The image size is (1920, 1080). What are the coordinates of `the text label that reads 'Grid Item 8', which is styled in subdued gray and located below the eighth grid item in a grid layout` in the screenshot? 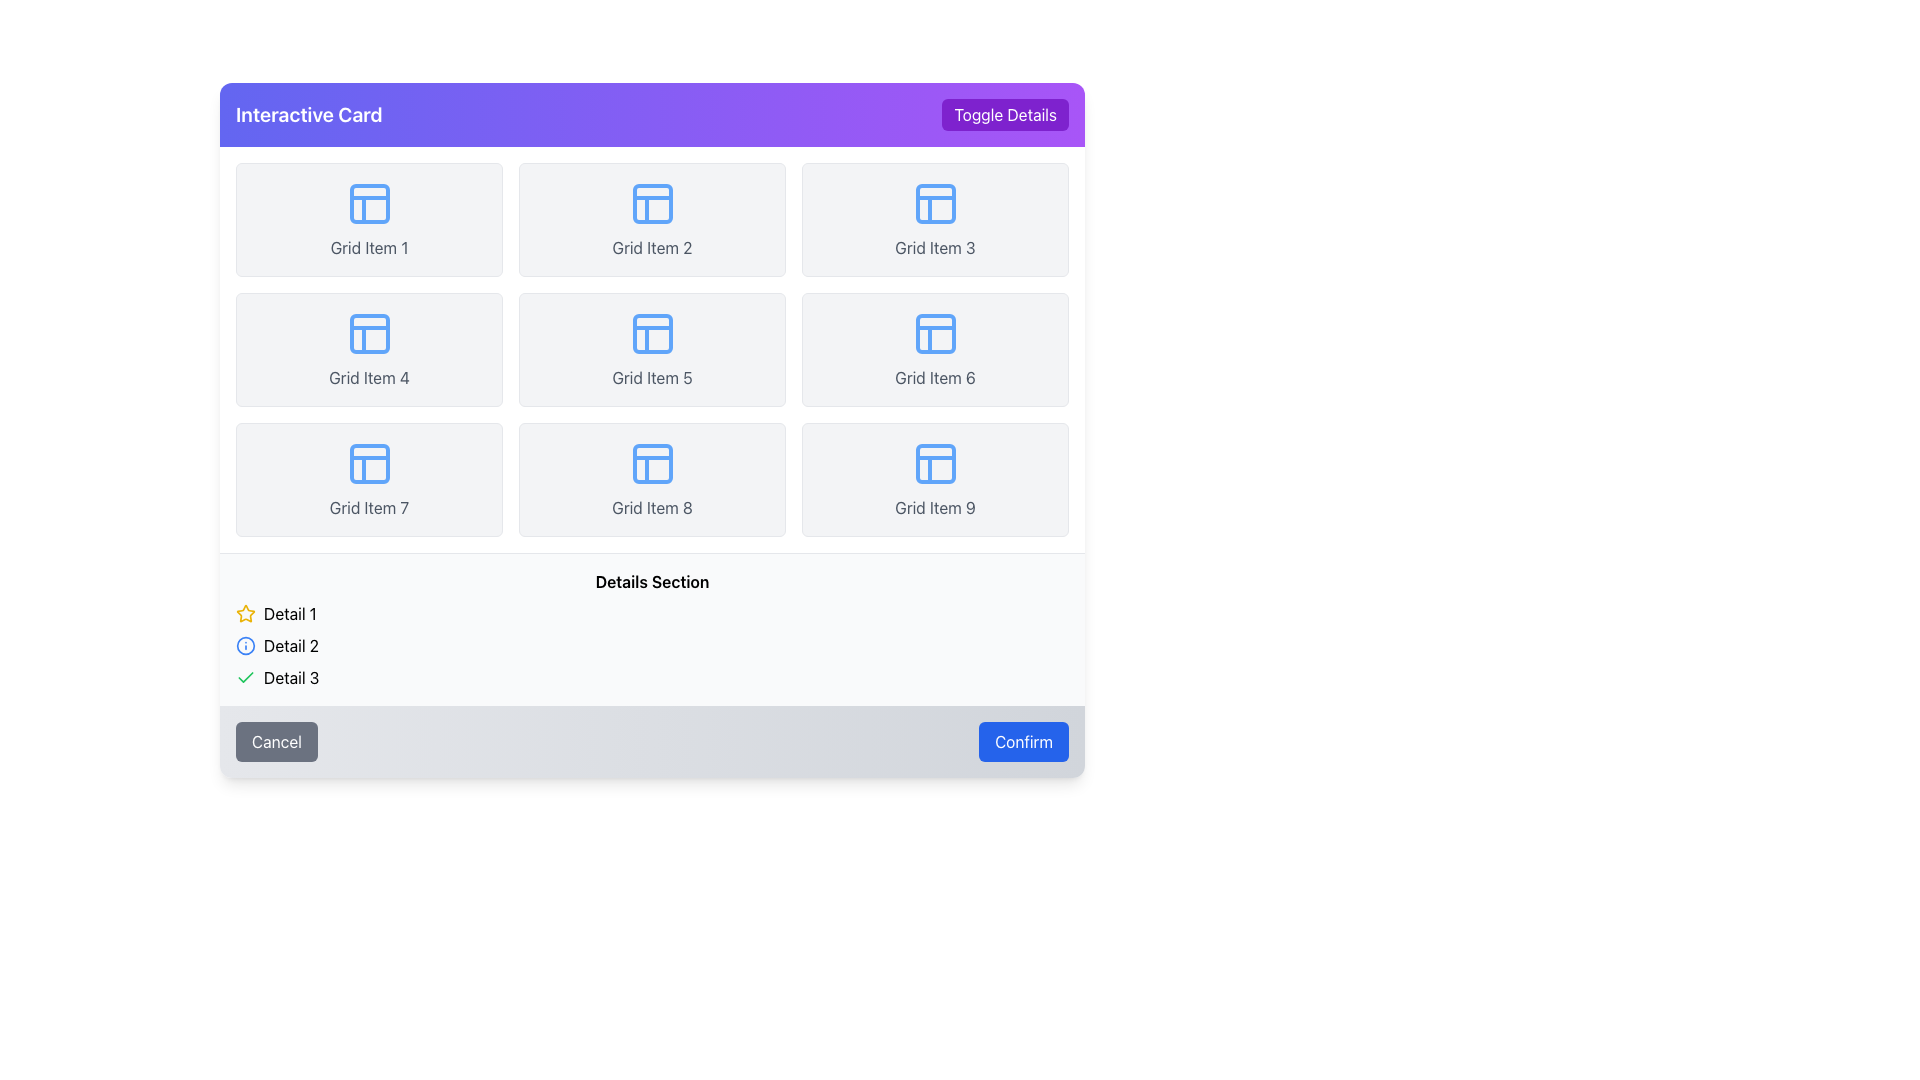 It's located at (652, 507).